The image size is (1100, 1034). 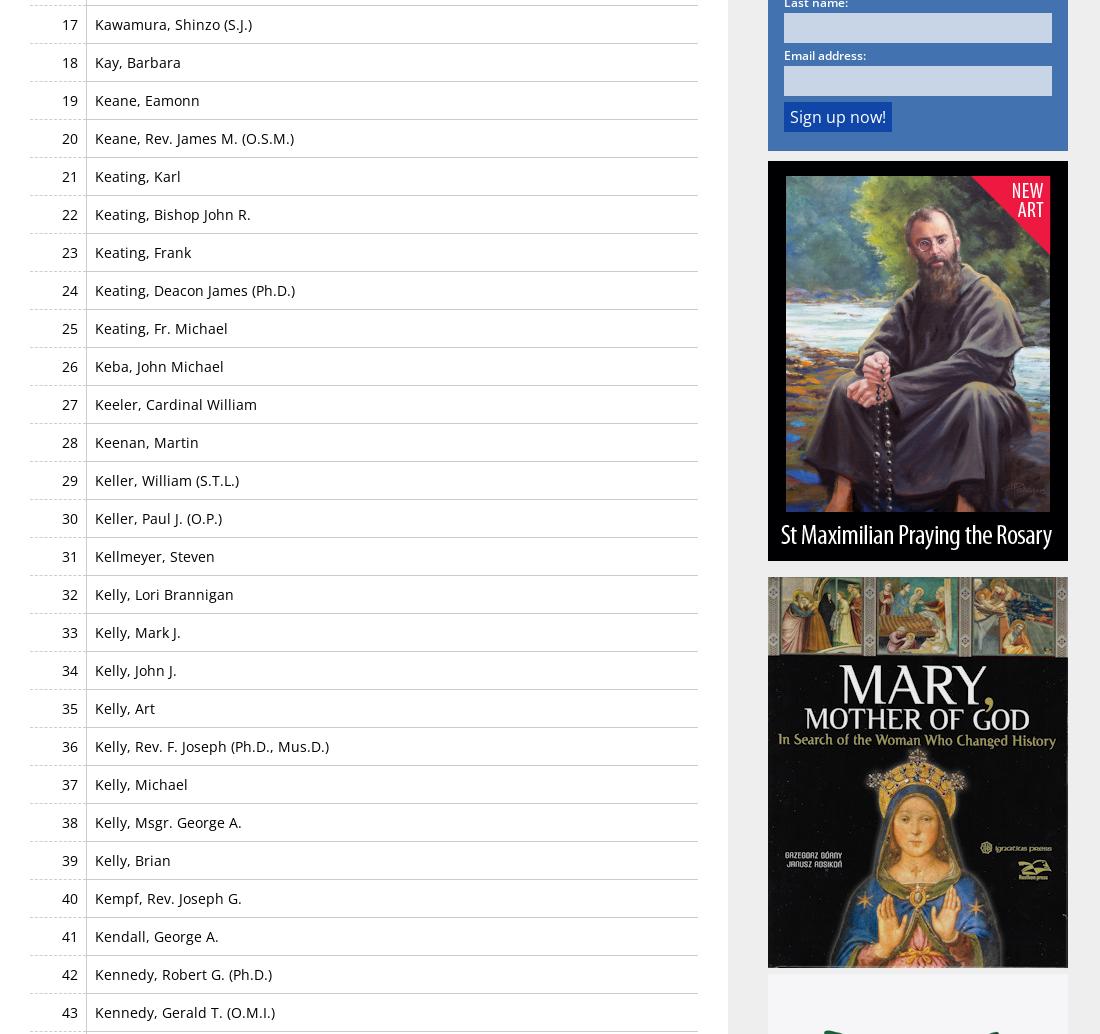 I want to click on 'Keane, Rev. James M. (O.S.M.)', so click(x=95, y=137).